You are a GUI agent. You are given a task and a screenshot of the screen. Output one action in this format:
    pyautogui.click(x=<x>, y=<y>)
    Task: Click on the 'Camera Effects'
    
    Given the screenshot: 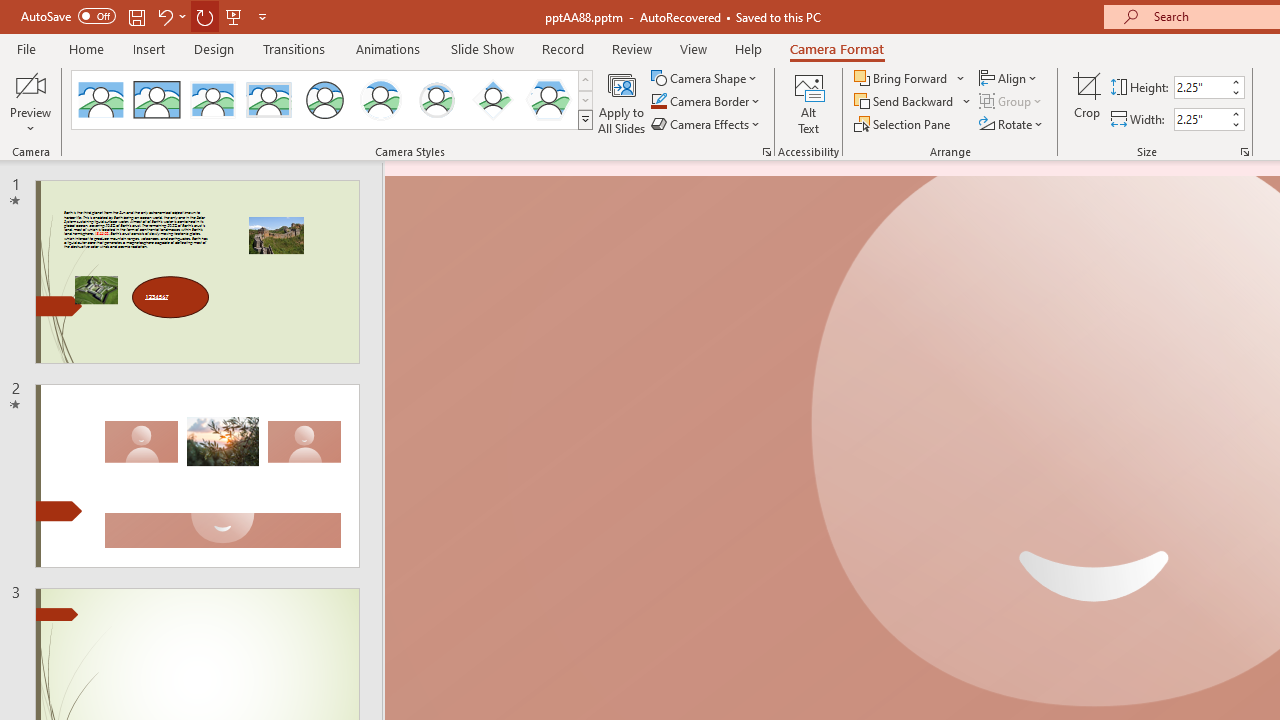 What is the action you would take?
    pyautogui.click(x=707, y=124)
    